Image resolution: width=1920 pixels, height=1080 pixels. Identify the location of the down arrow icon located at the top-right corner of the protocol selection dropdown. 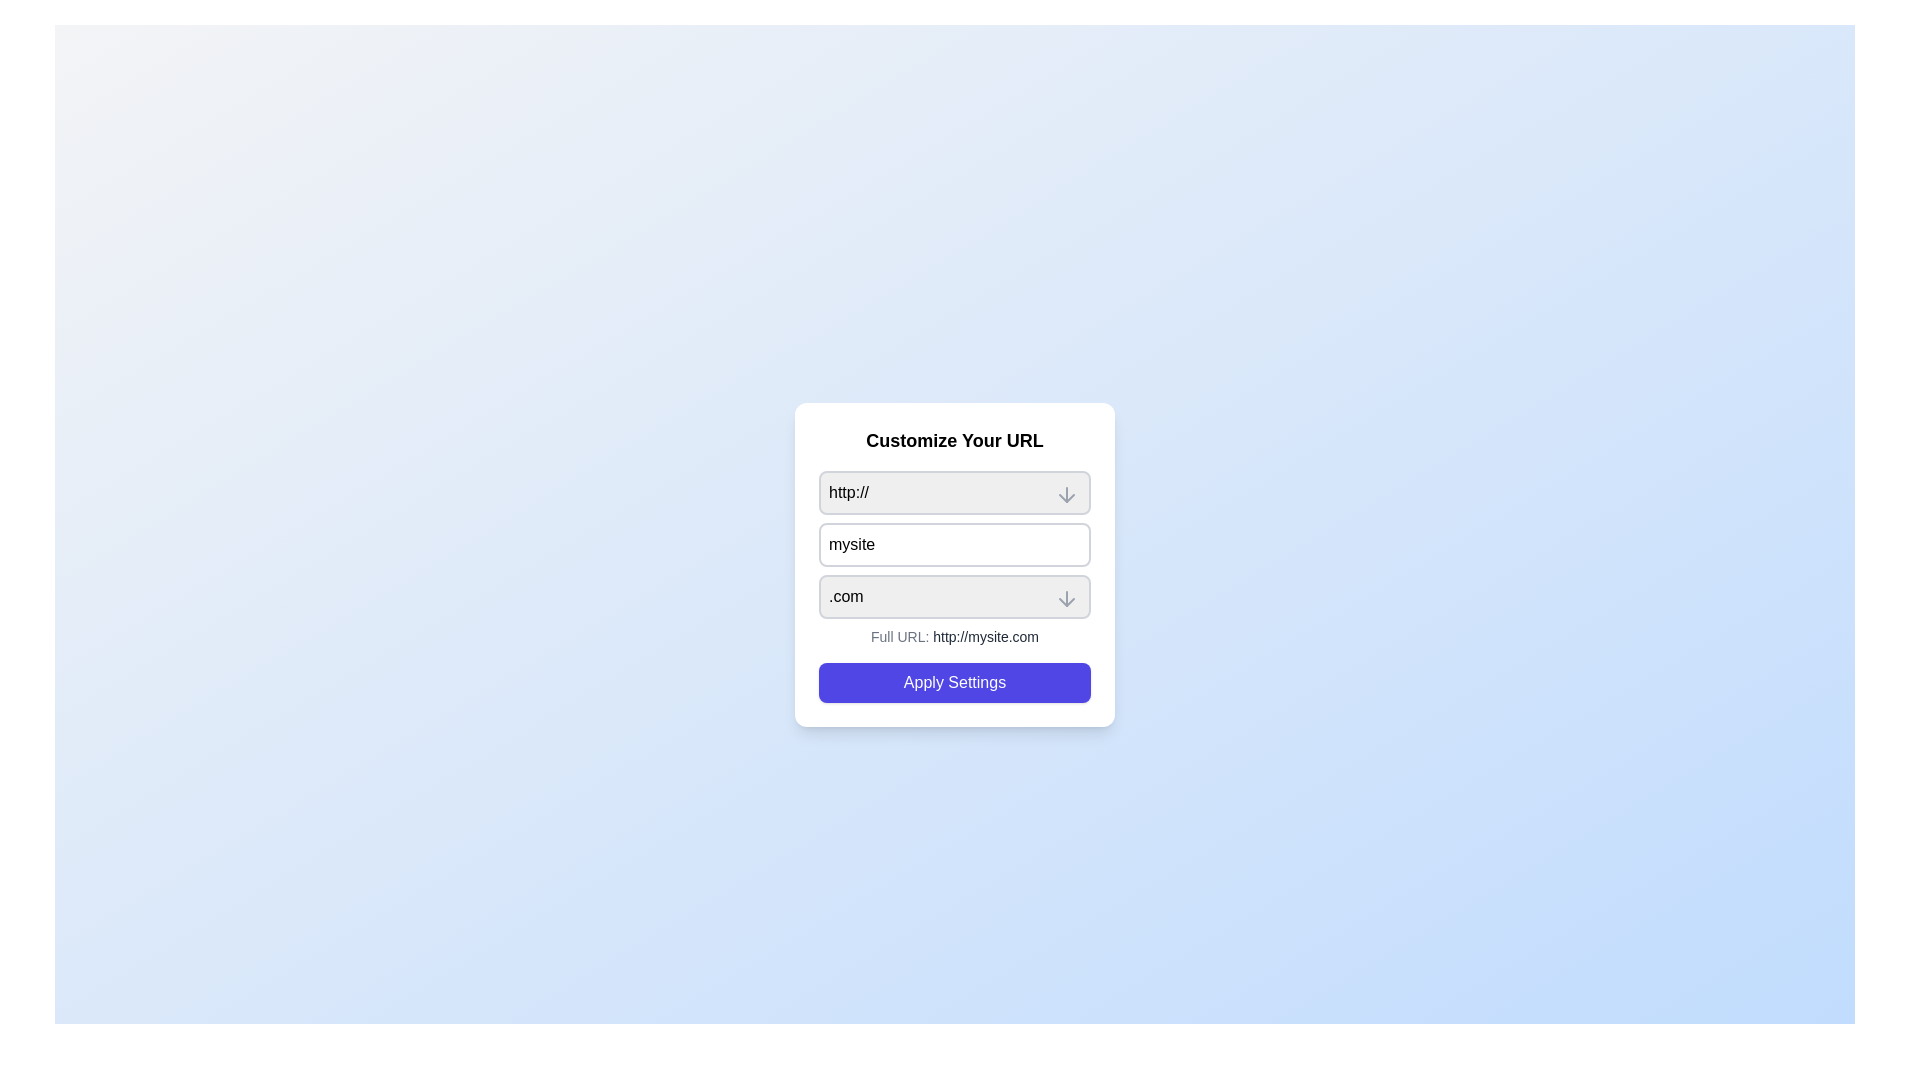
(1065, 494).